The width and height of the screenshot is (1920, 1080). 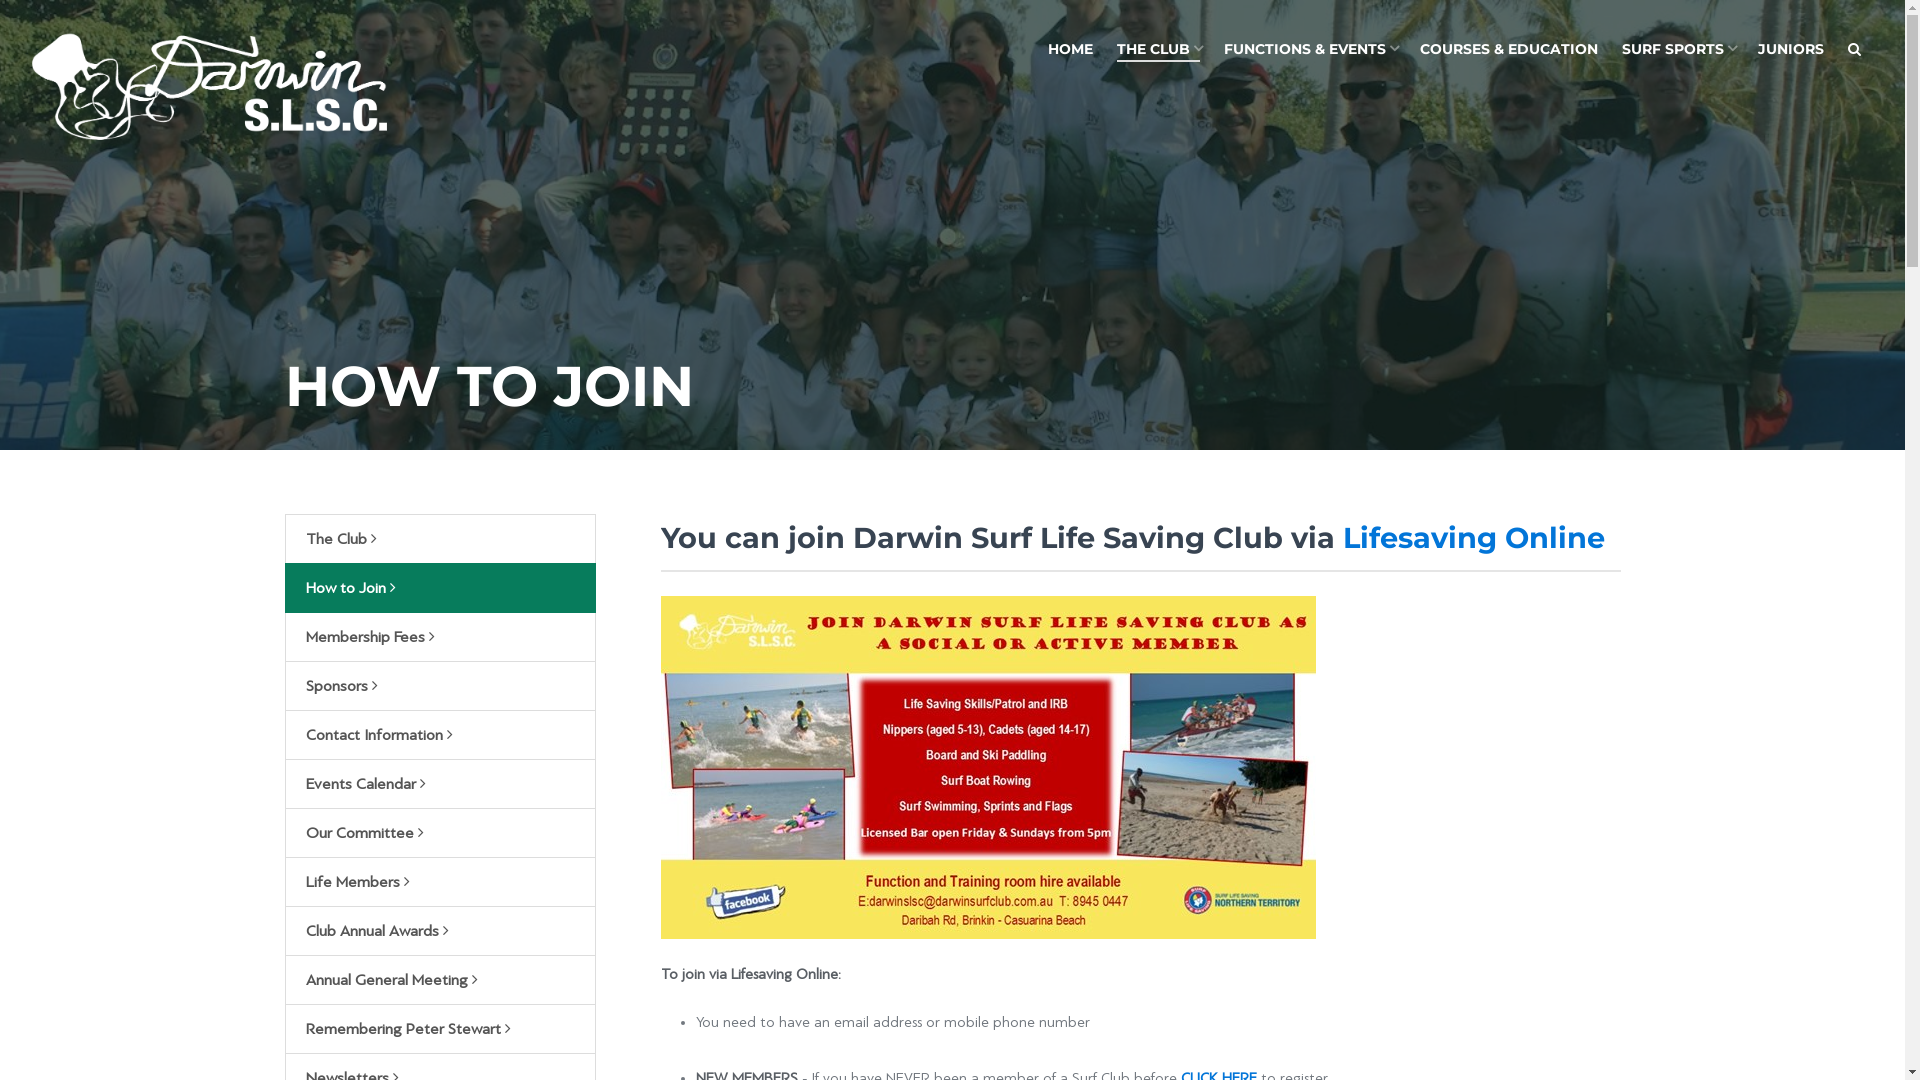 What do you see at coordinates (1158, 49) in the screenshot?
I see `'THE CLUB'` at bounding box center [1158, 49].